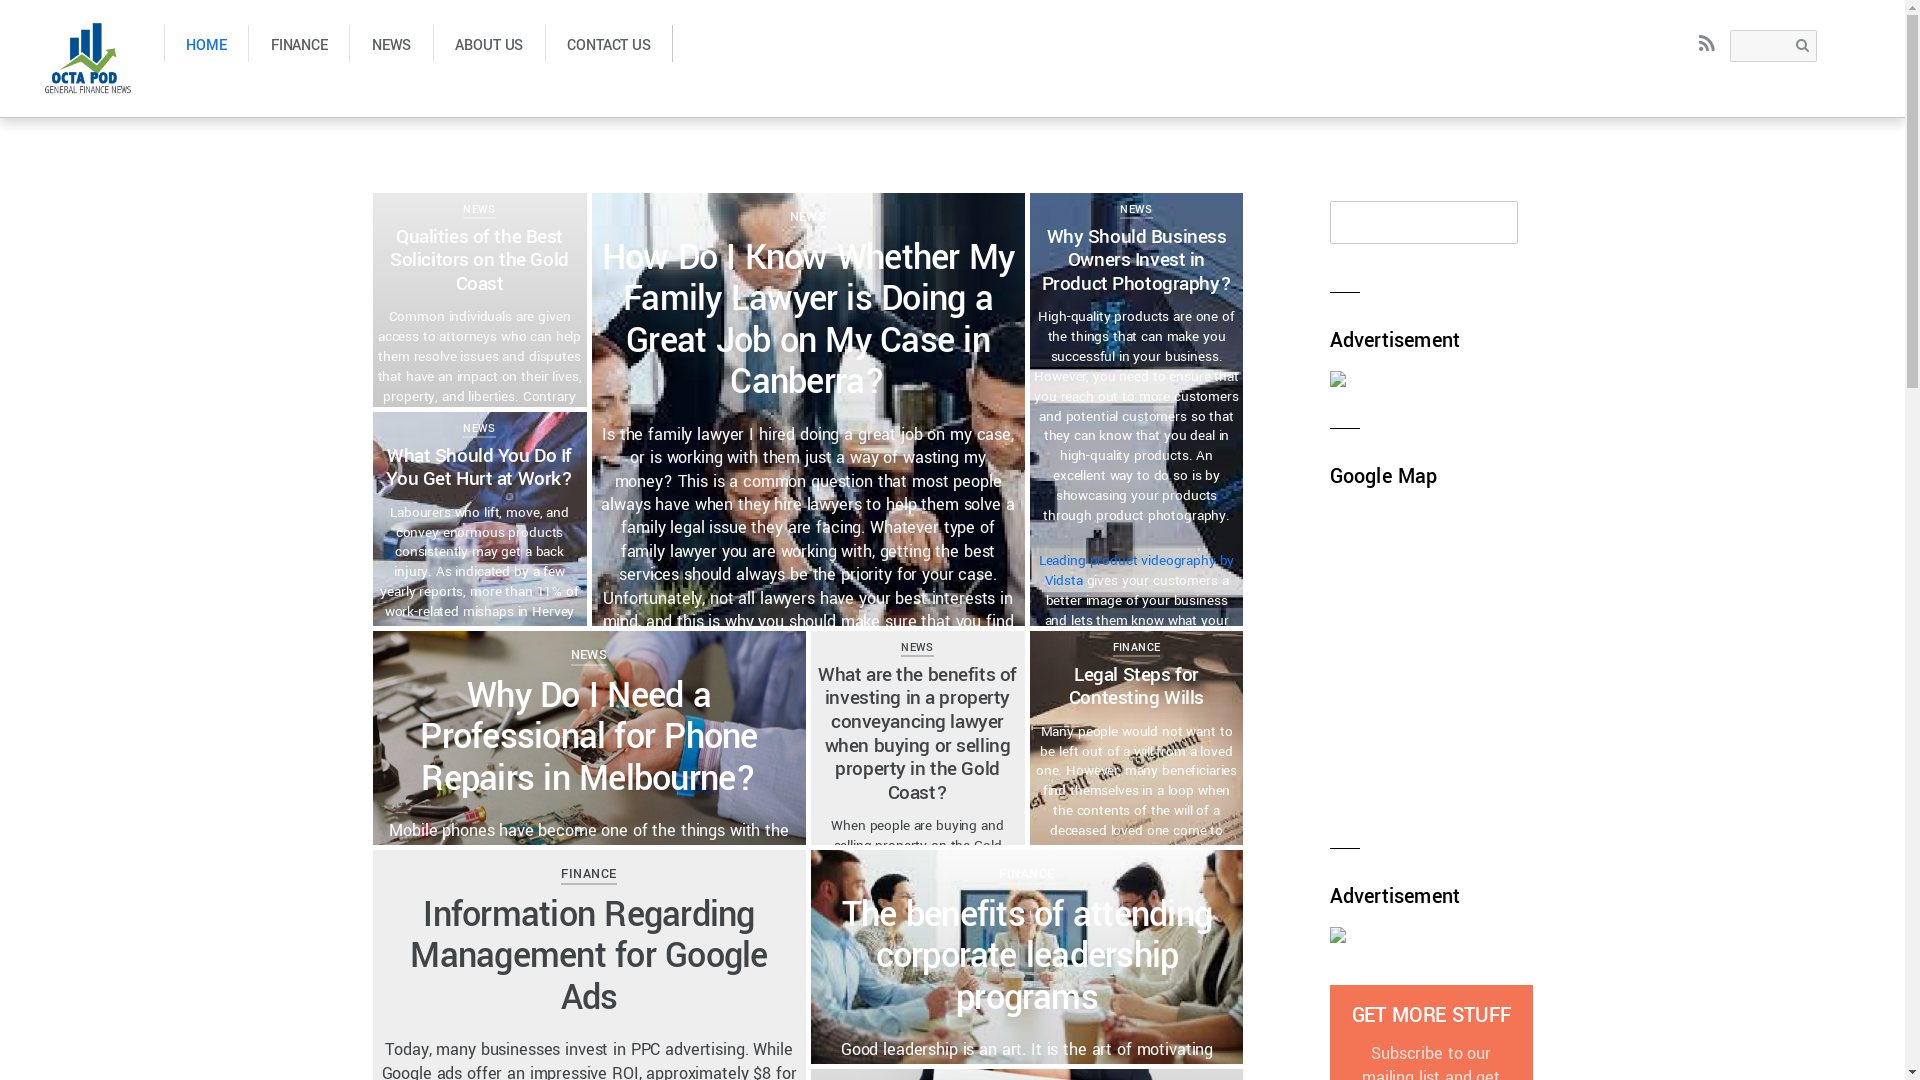  I want to click on 'The benefits of attending corporate leadership programs', so click(841, 955).